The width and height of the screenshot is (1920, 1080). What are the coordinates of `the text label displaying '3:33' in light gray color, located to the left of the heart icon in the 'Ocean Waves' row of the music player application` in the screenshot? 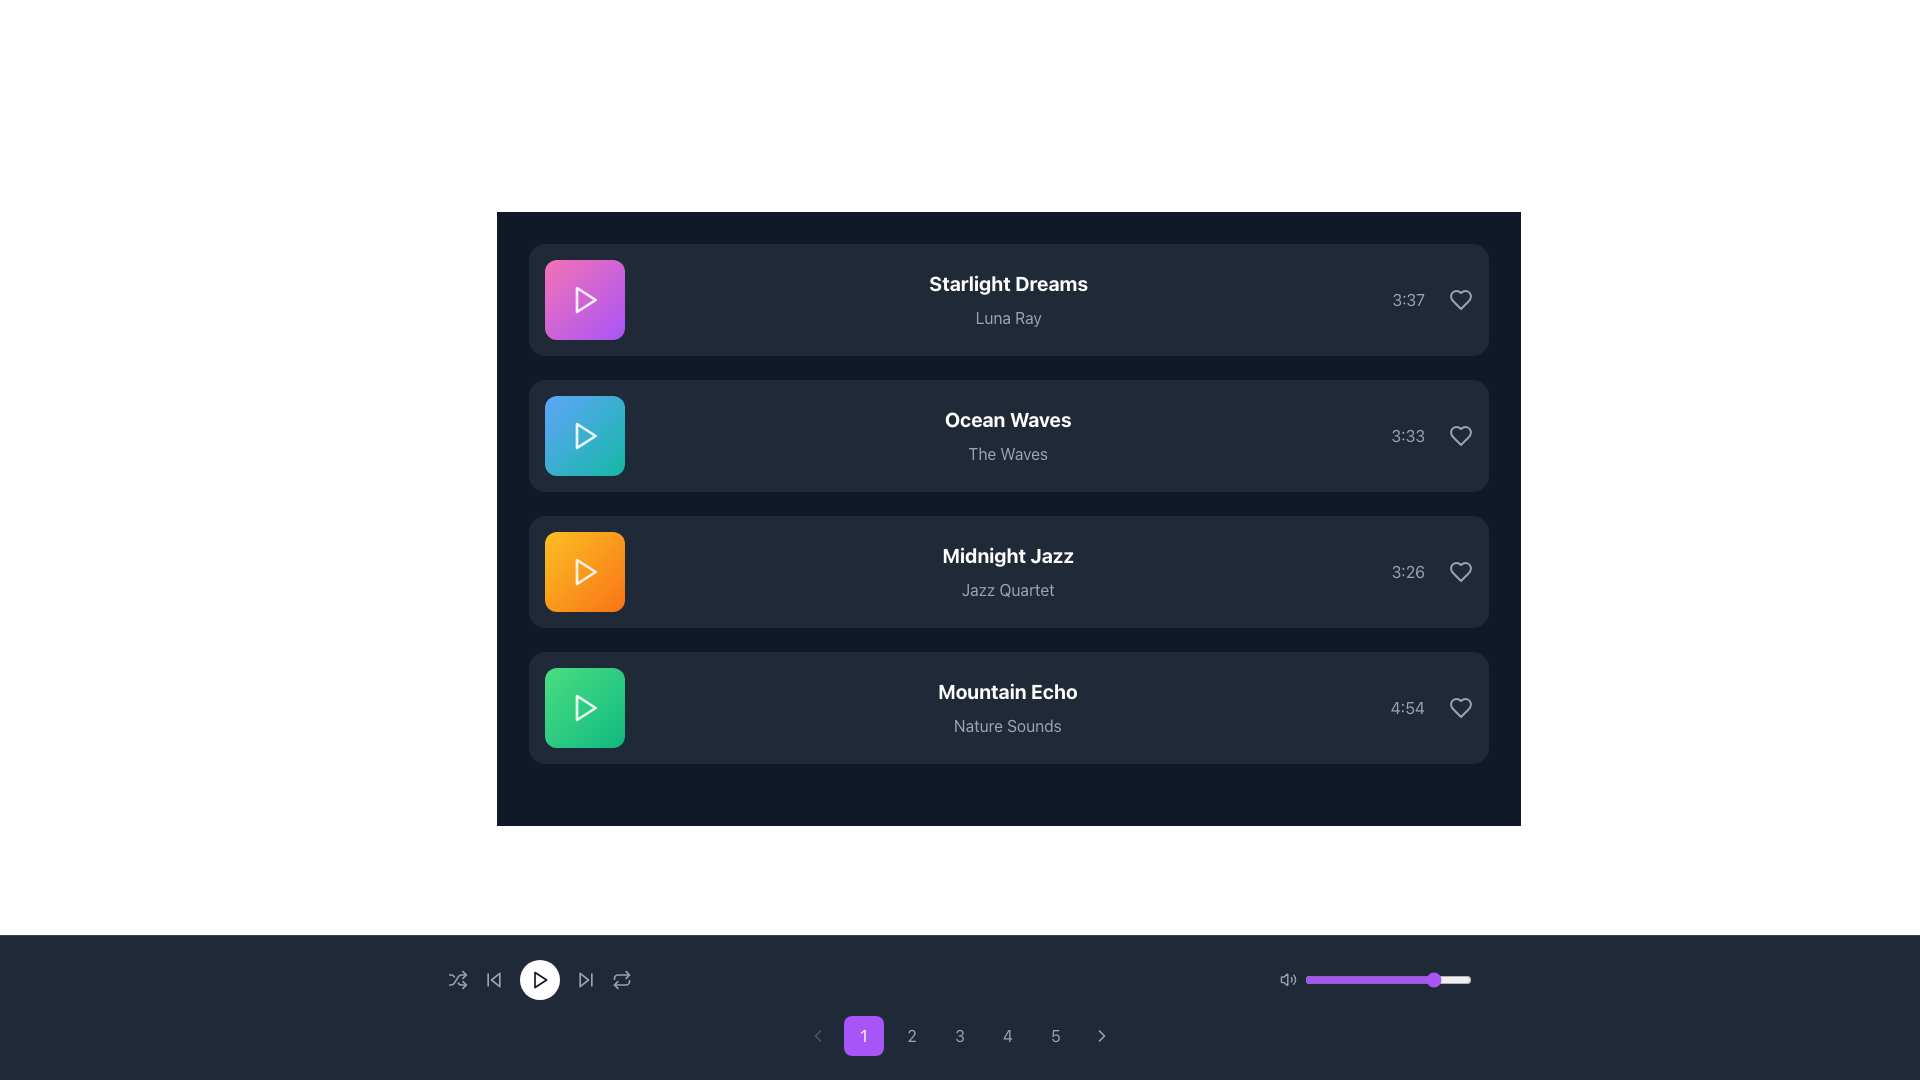 It's located at (1431, 434).